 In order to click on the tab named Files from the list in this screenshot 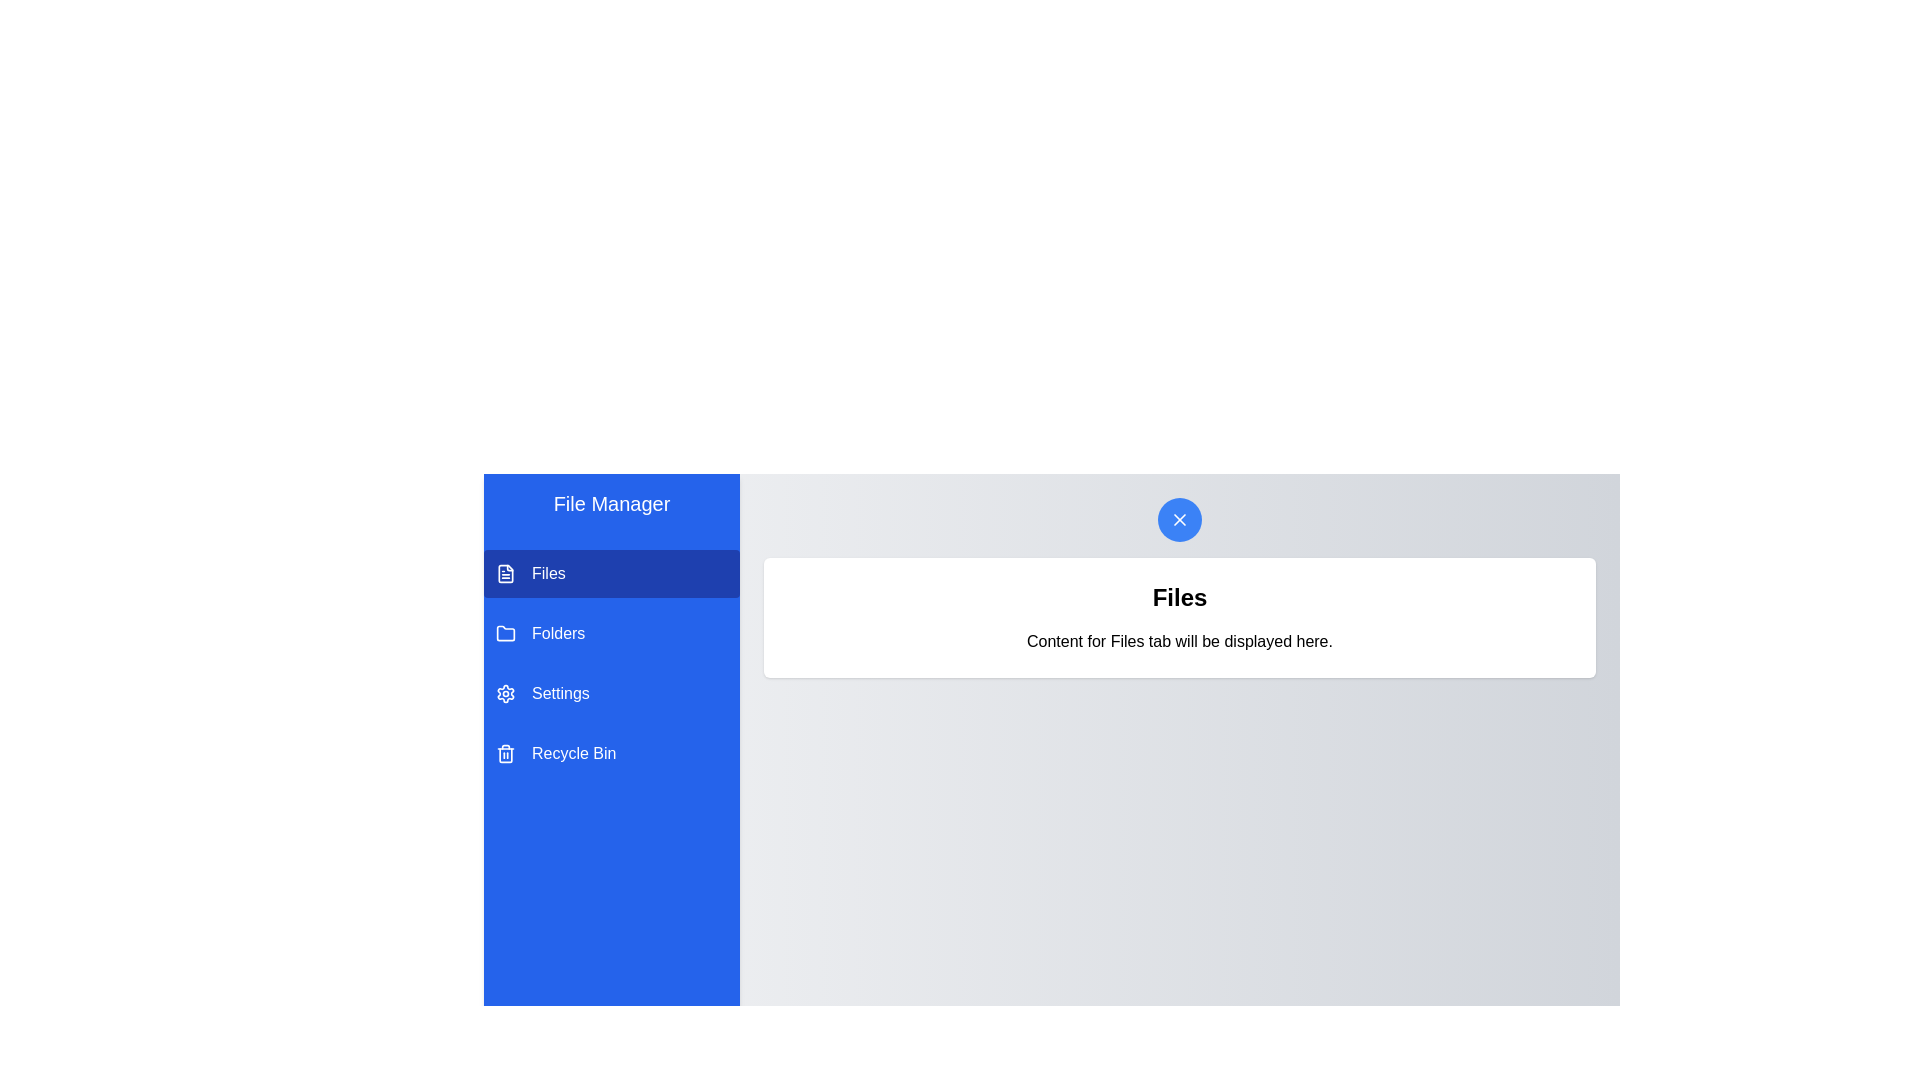, I will do `click(610, 574)`.